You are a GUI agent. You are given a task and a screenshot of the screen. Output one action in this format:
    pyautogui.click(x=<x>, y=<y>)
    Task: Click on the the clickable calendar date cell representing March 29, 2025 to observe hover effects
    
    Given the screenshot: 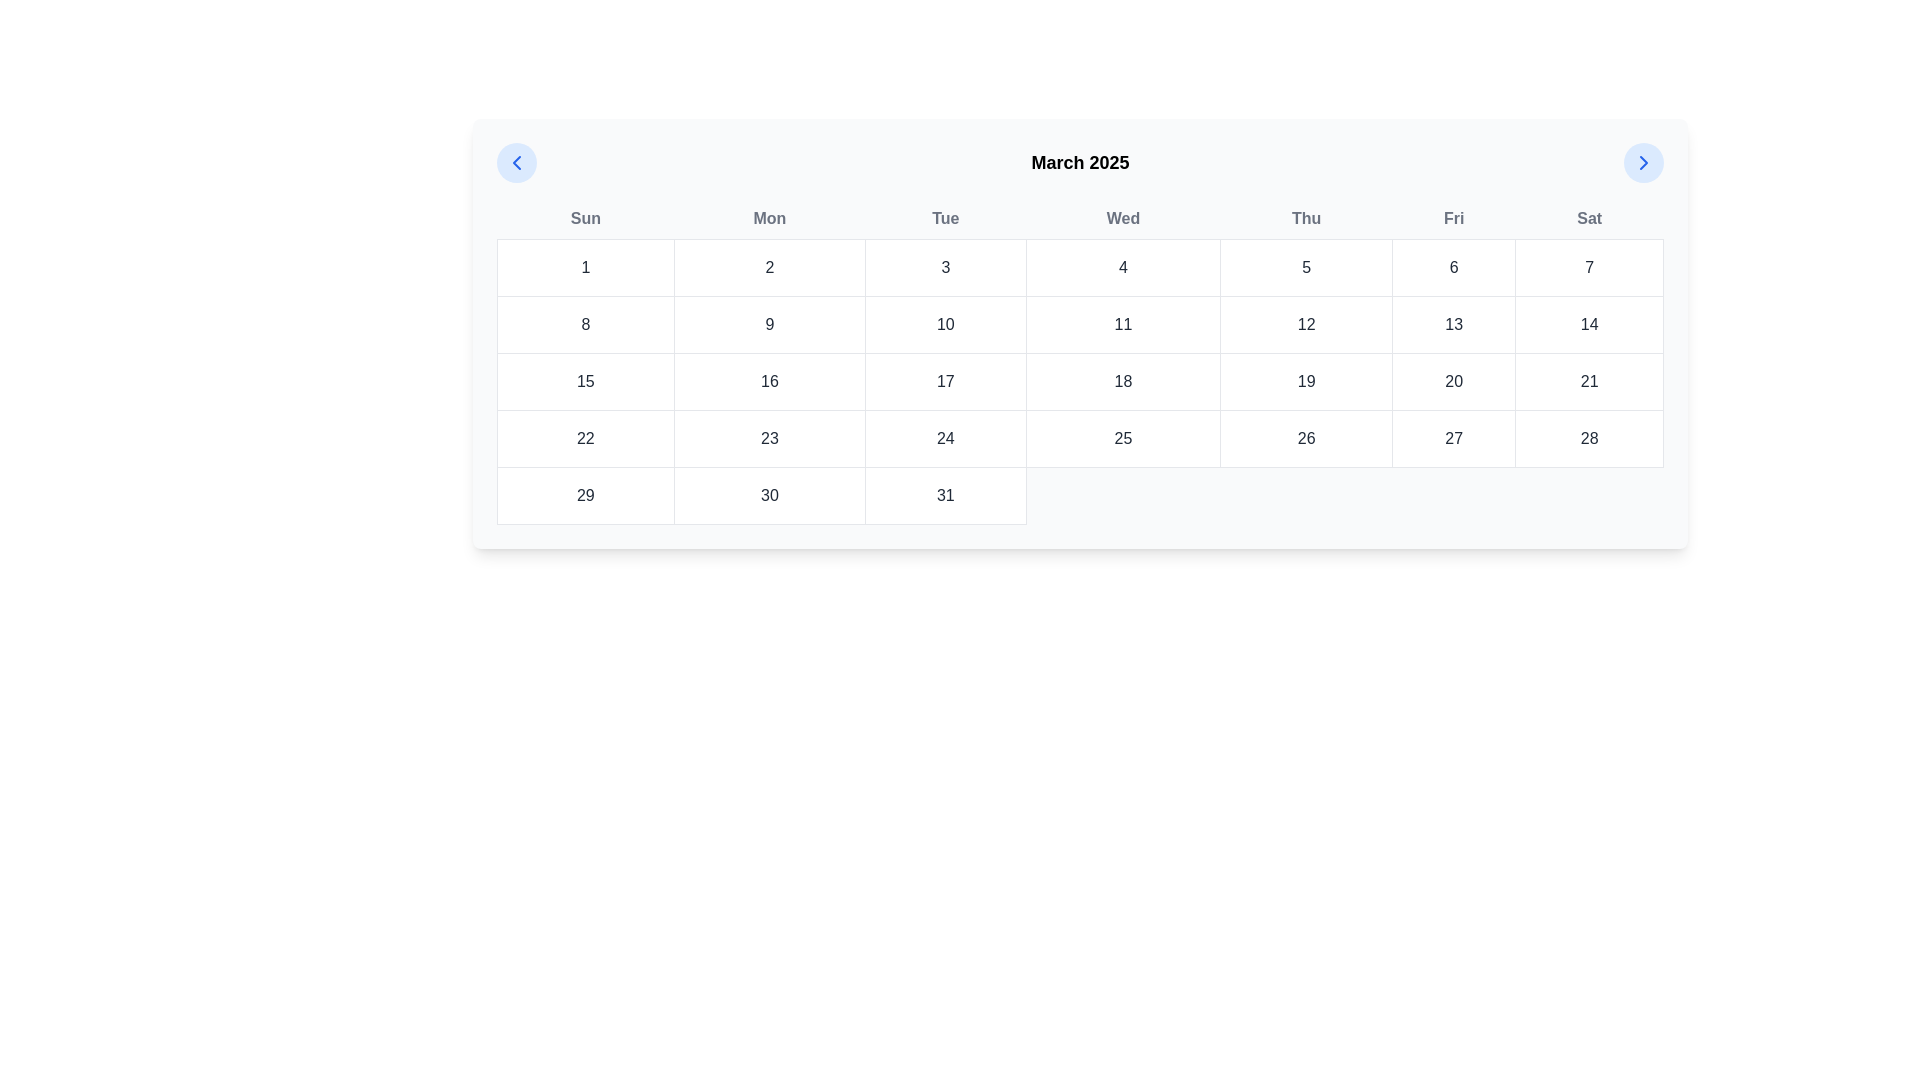 What is the action you would take?
    pyautogui.click(x=584, y=495)
    